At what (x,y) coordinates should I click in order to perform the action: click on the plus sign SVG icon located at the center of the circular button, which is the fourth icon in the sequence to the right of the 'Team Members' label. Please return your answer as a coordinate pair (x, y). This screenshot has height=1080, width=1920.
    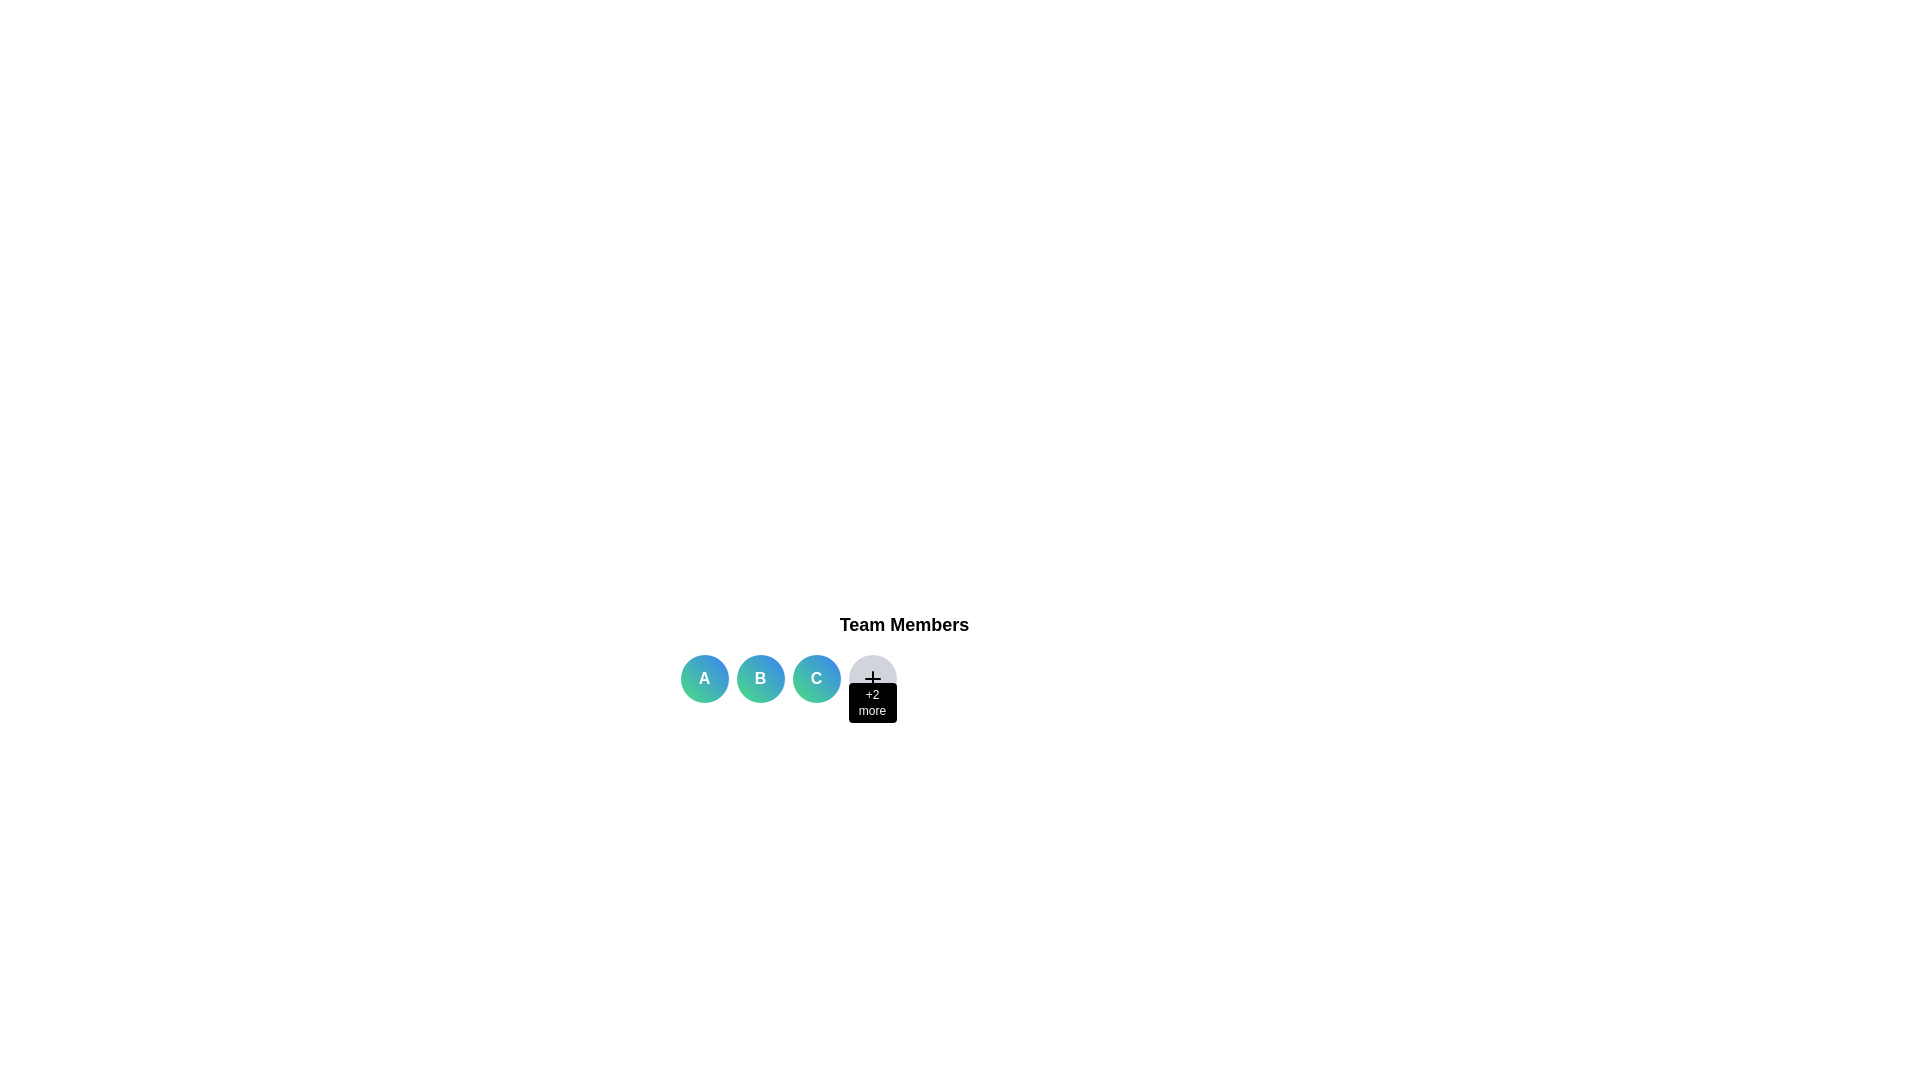
    Looking at the image, I should click on (872, 677).